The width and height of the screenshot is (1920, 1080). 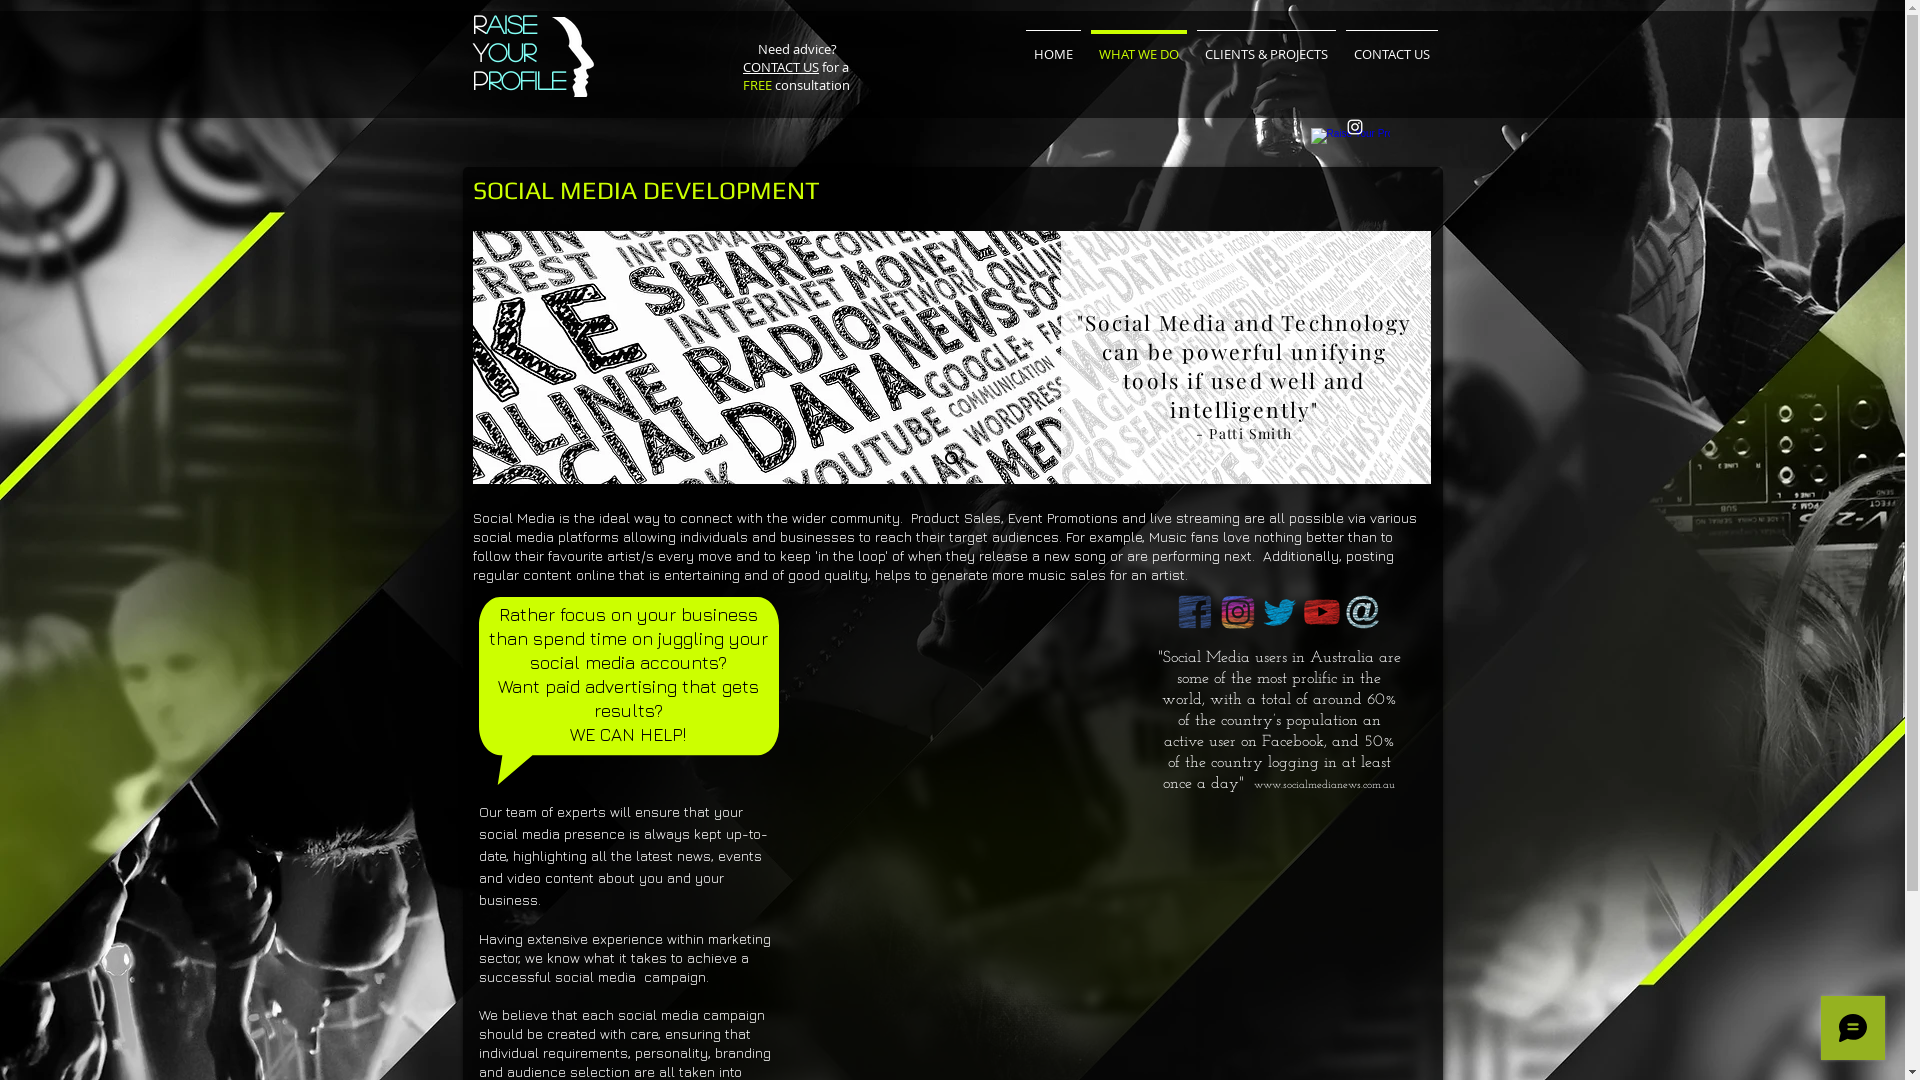 I want to click on 'HOME', so click(x=1051, y=45).